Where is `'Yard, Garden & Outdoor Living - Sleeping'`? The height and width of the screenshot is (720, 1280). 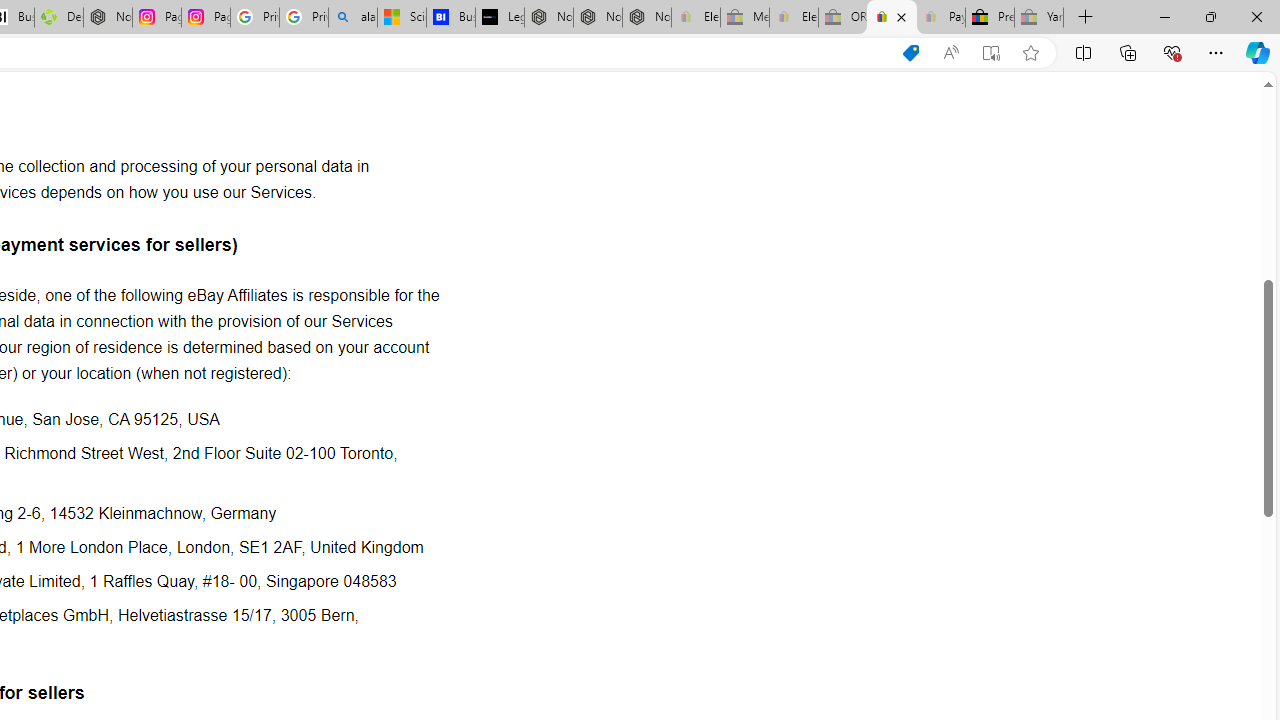
'Yard, Garden & Outdoor Living - Sleeping' is located at coordinates (1039, 17).